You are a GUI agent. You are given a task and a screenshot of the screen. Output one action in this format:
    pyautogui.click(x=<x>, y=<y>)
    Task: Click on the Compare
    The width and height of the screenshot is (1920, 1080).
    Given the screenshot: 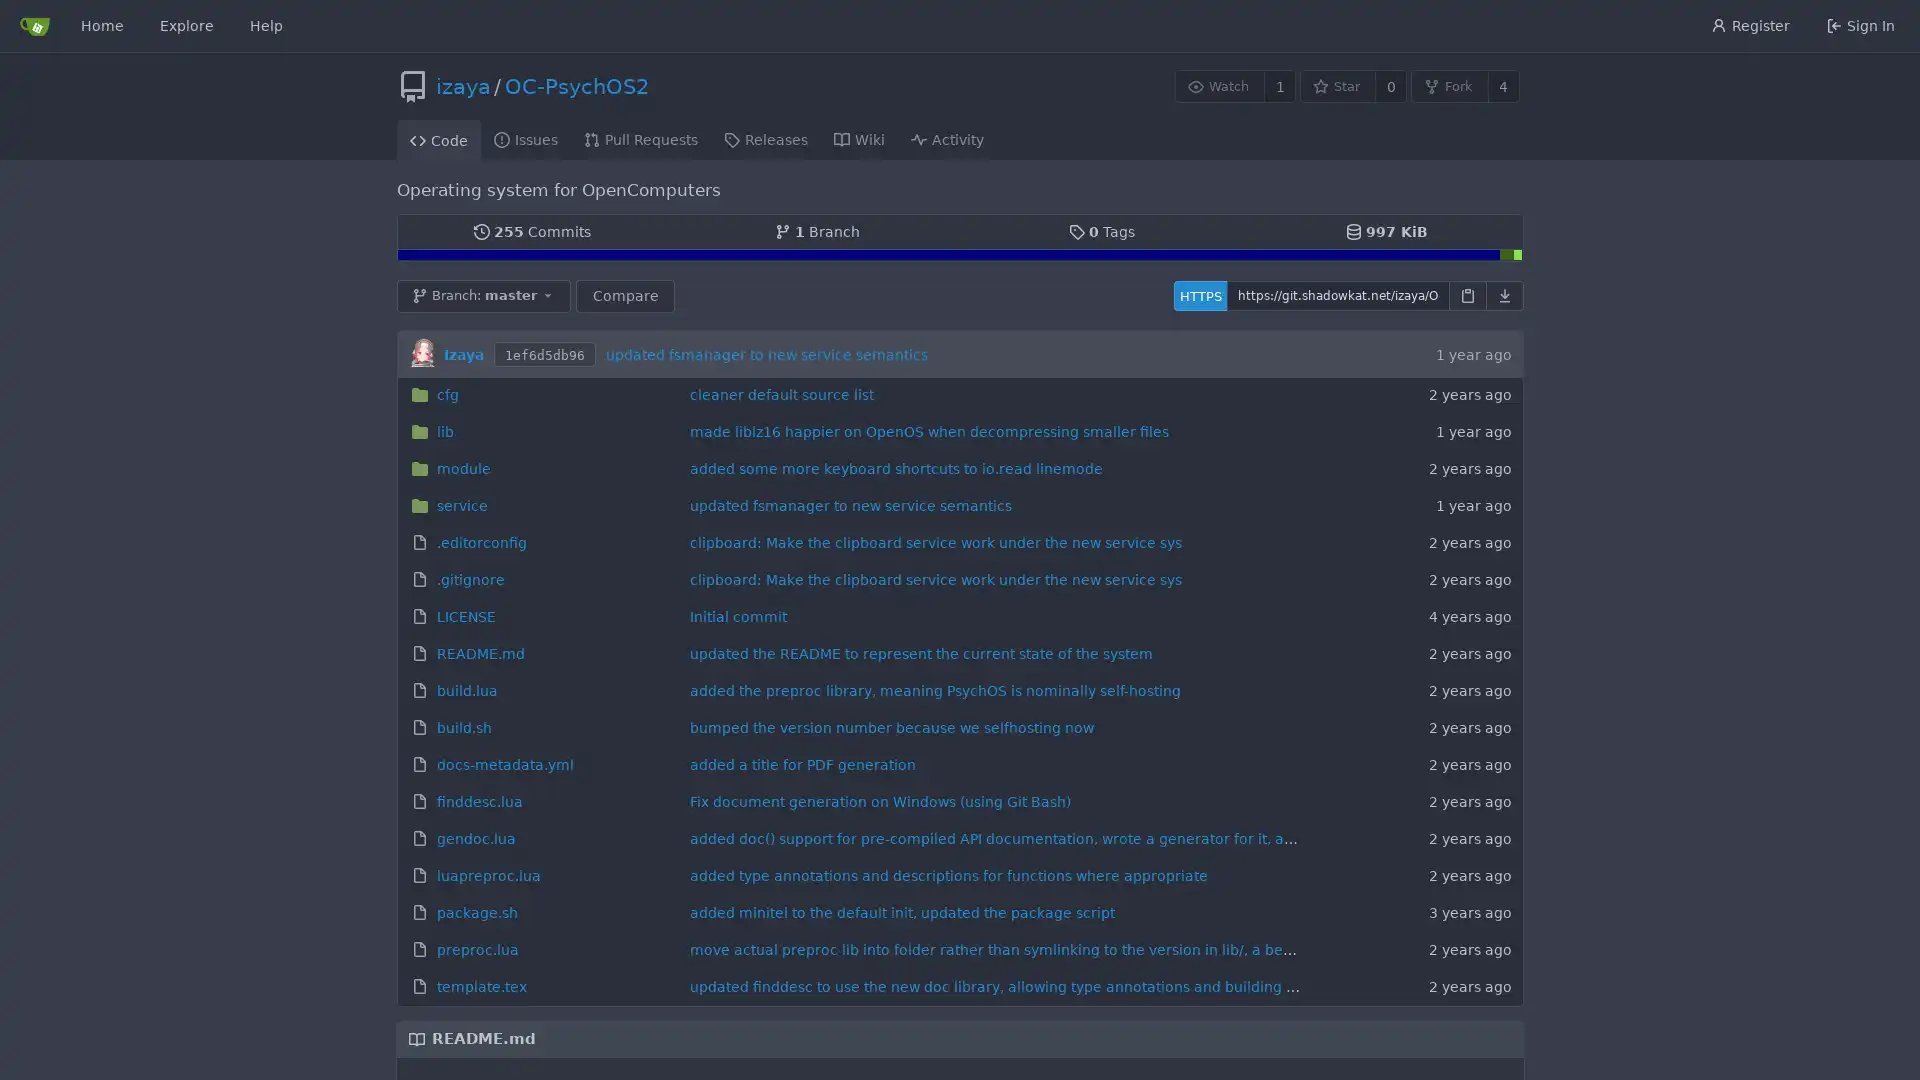 What is the action you would take?
    pyautogui.click(x=623, y=296)
    